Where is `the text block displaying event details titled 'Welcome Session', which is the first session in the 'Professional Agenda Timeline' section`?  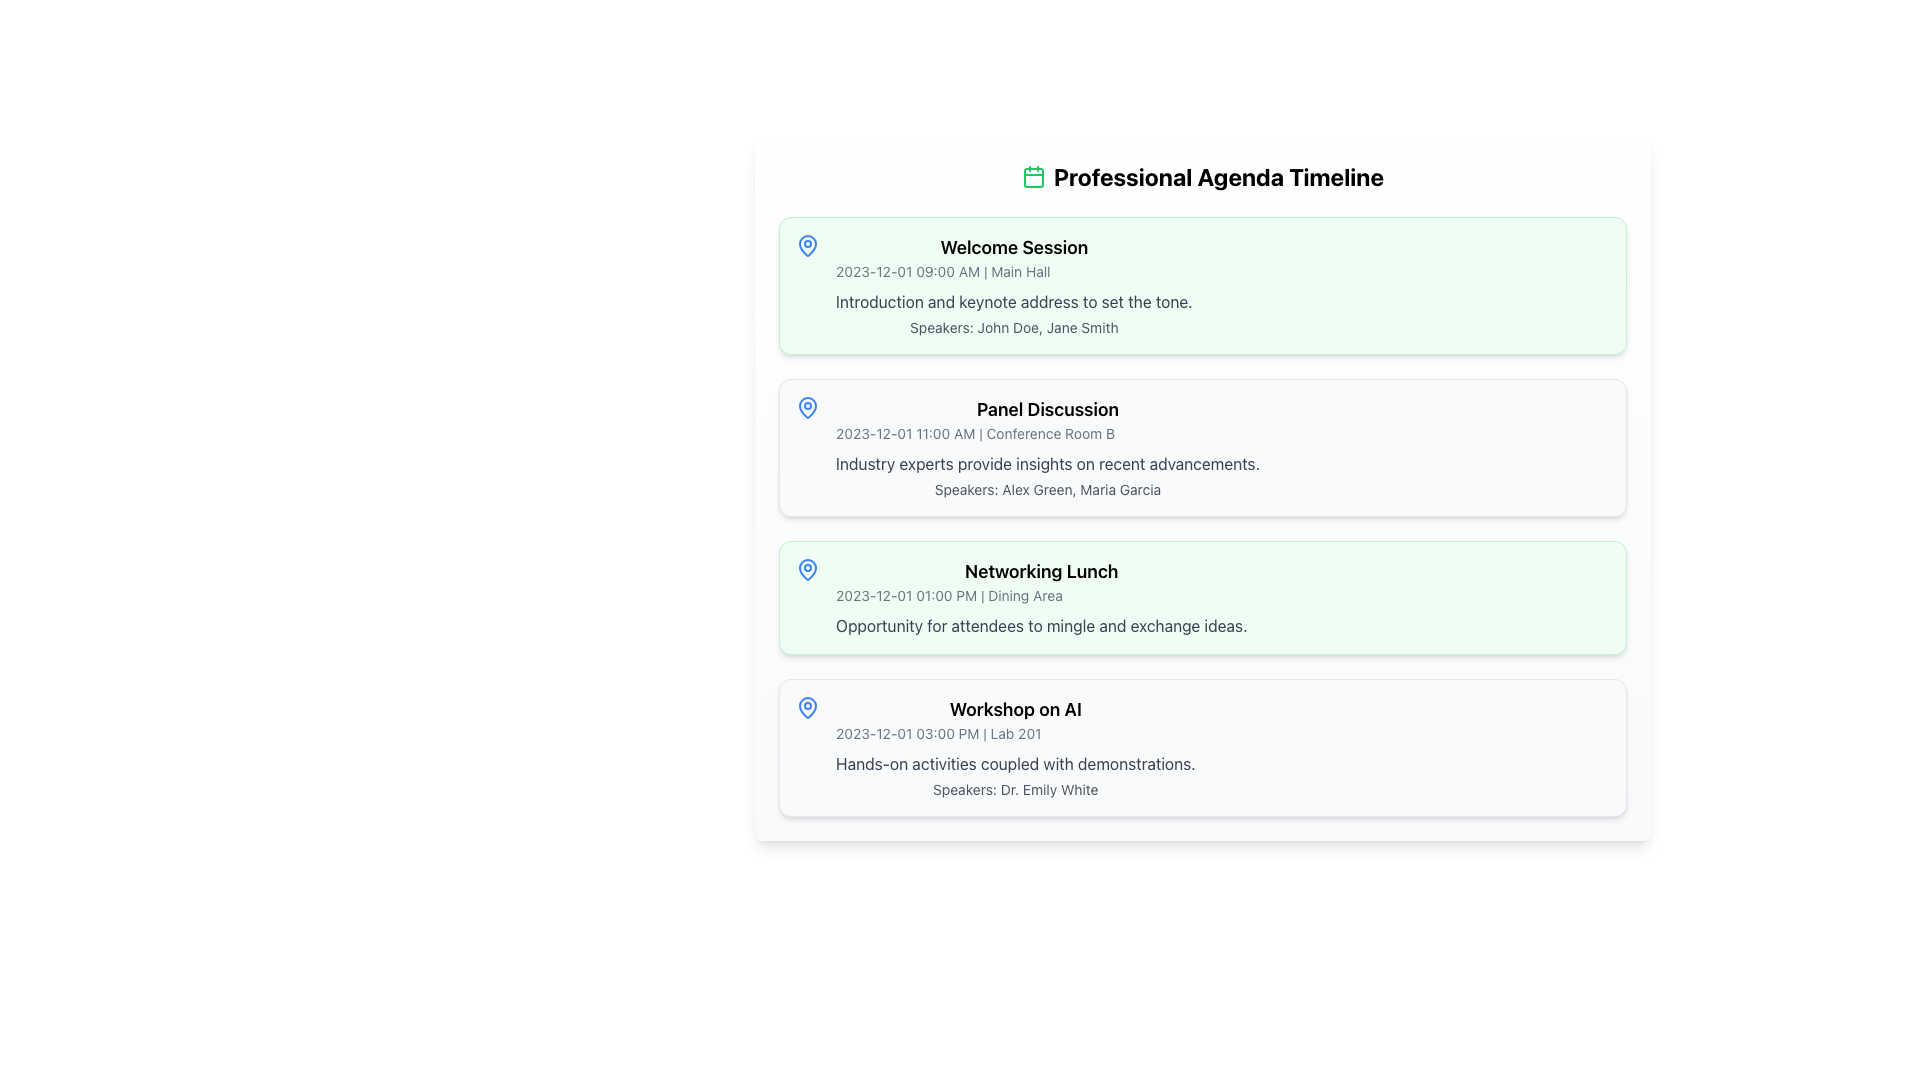
the text block displaying event details titled 'Welcome Session', which is the first session in the 'Professional Agenda Timeline' section is located at coordinates (1014, 285).